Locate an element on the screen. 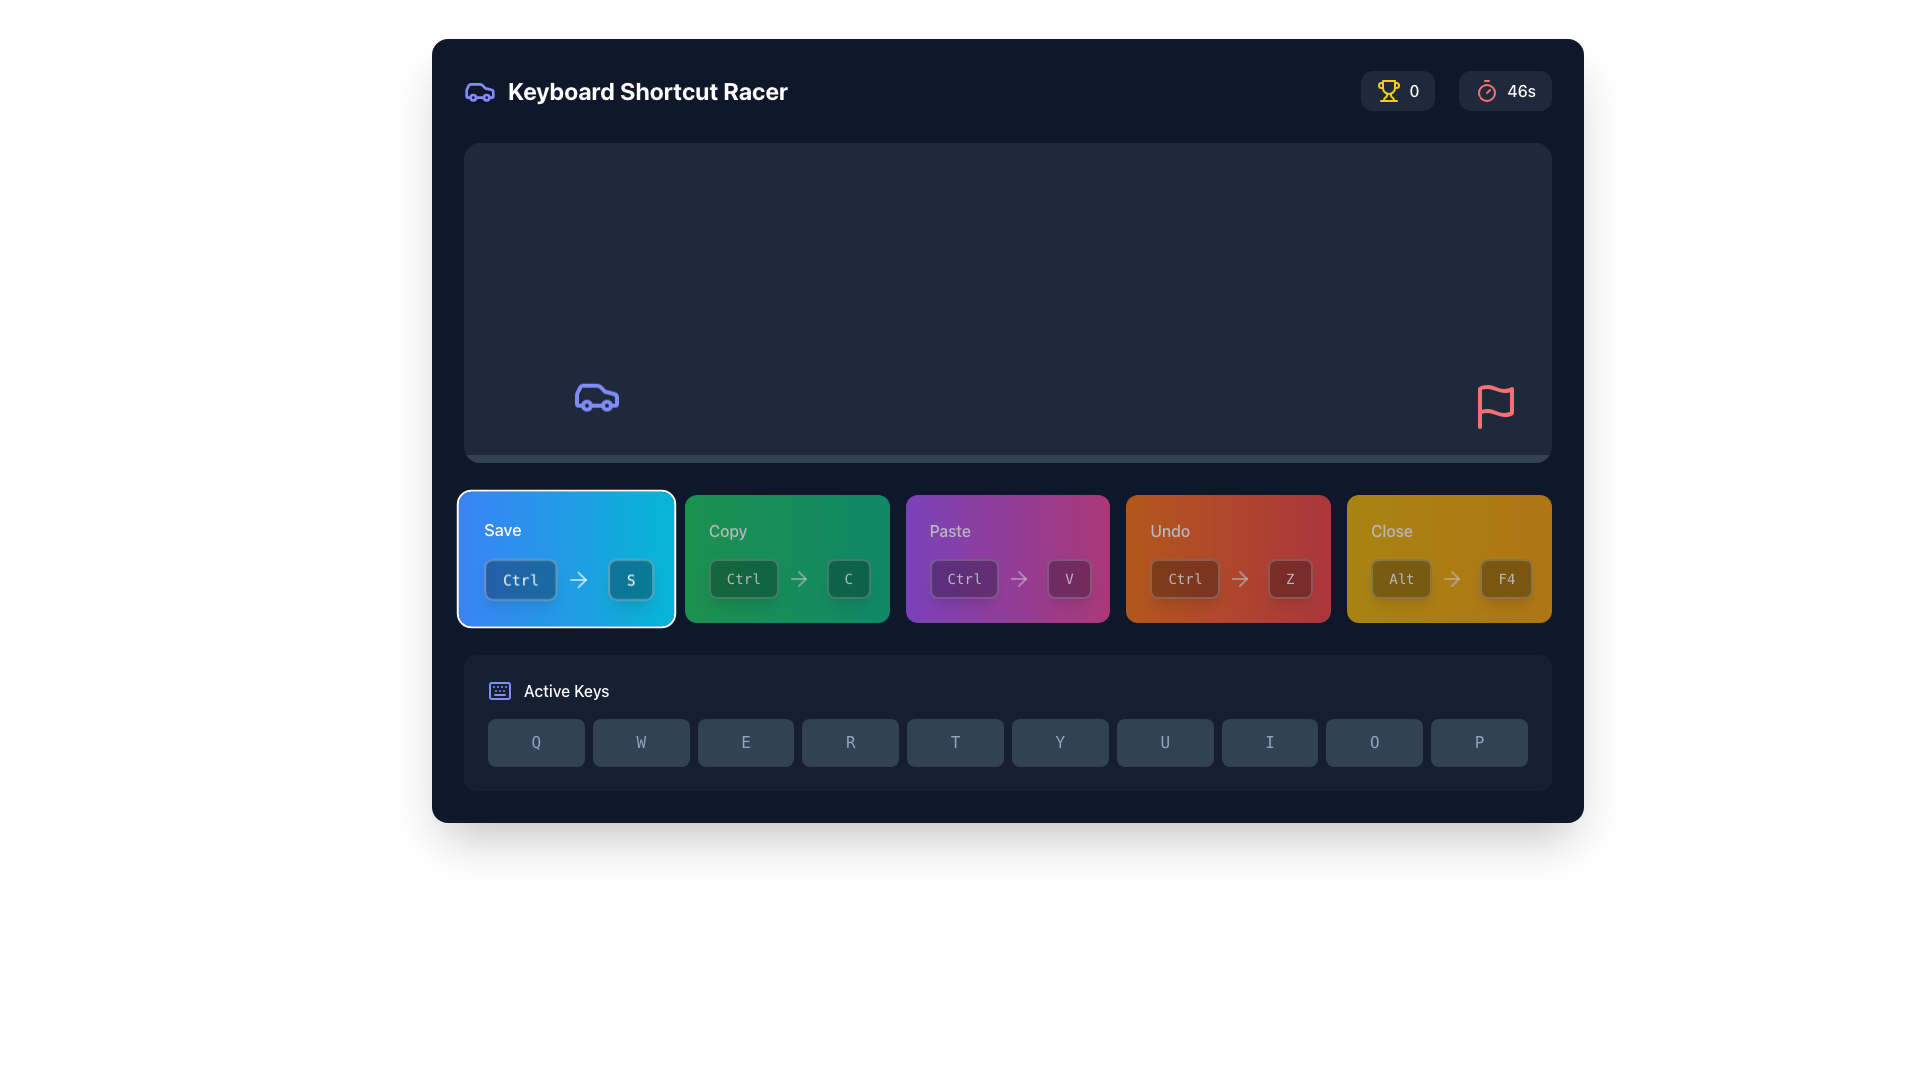  the 'Undo' button, which is a rectangular button with a gradient background transitioning from orange to red, located in the fourth column of the five-button grid is located at coordinates (1227, 559).